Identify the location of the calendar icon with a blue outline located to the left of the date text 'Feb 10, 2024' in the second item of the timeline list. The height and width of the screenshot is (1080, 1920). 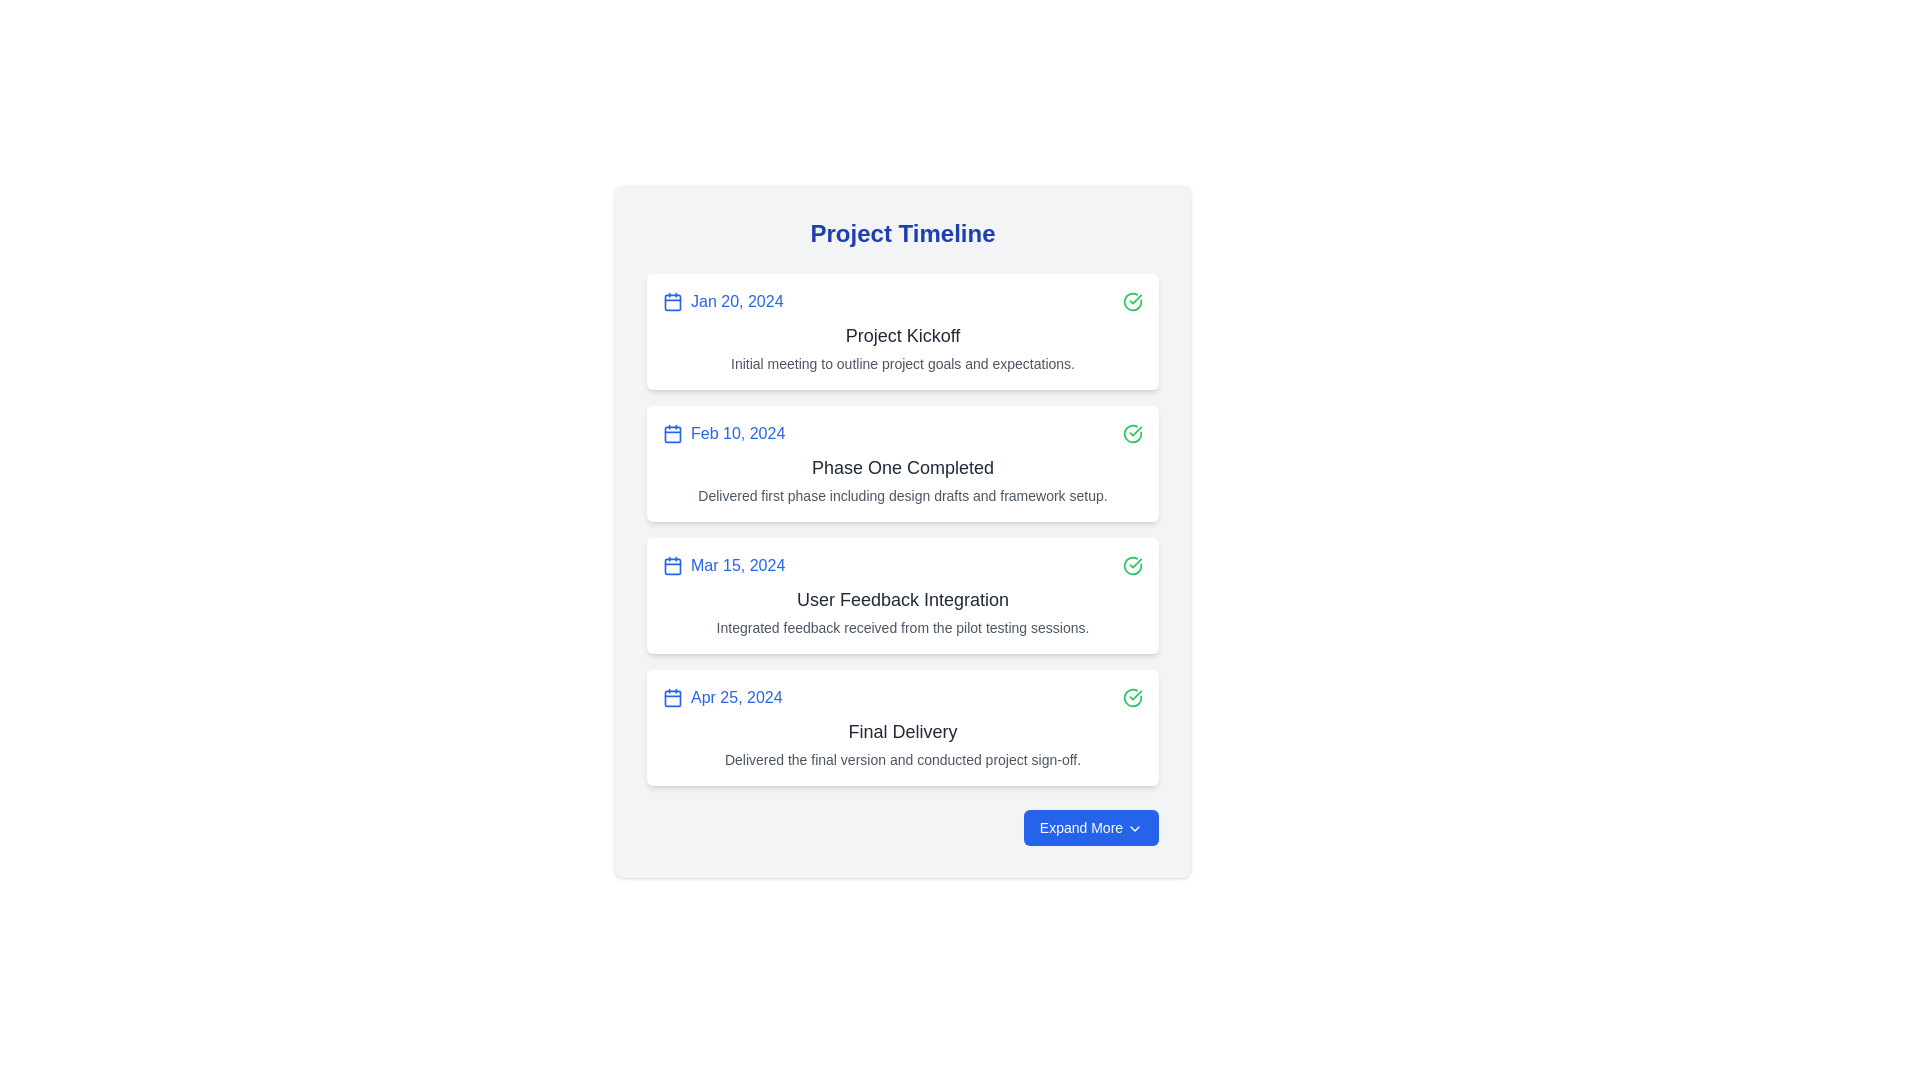
(672, 433).